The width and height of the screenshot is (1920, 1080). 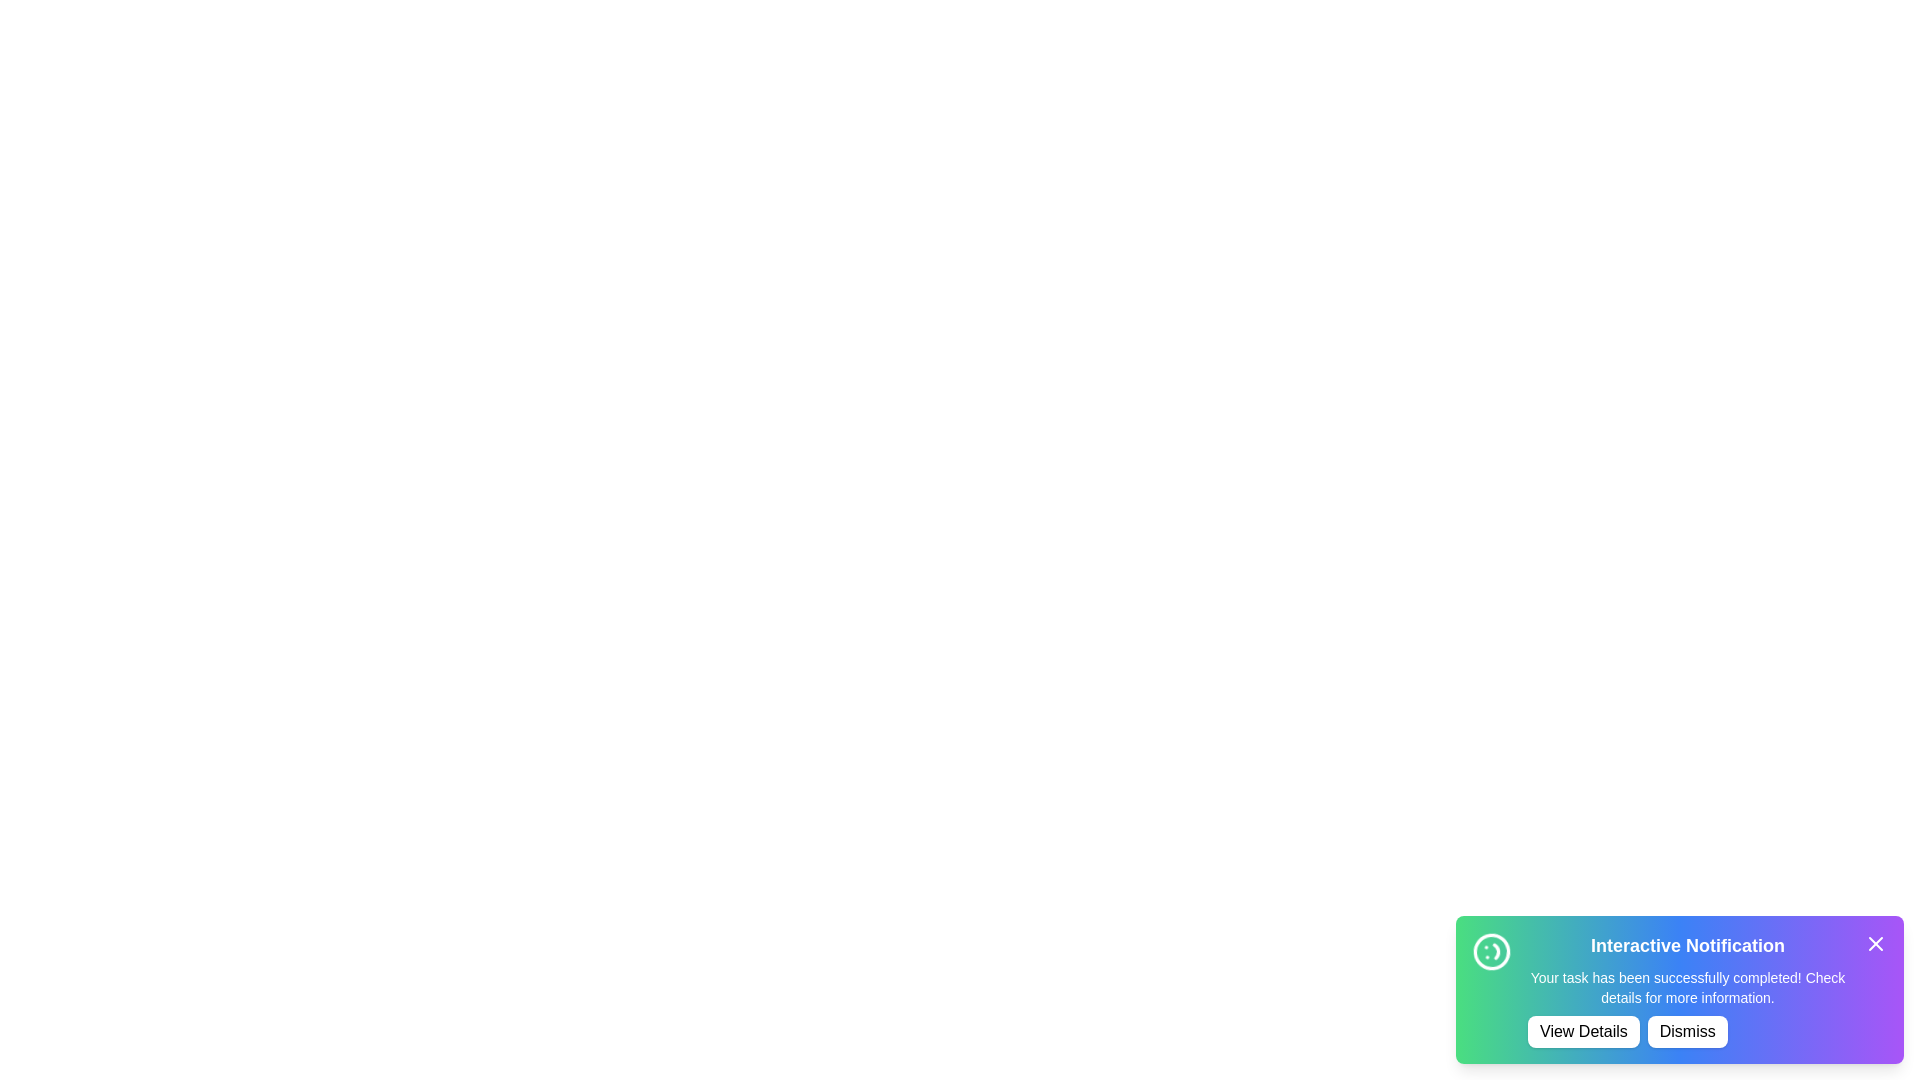 What do you see at coordinates (1680, 990) in the screenshot?
I see `the EnhancedSnackbar component to open the context menu` at bounding box center [1680, 990].